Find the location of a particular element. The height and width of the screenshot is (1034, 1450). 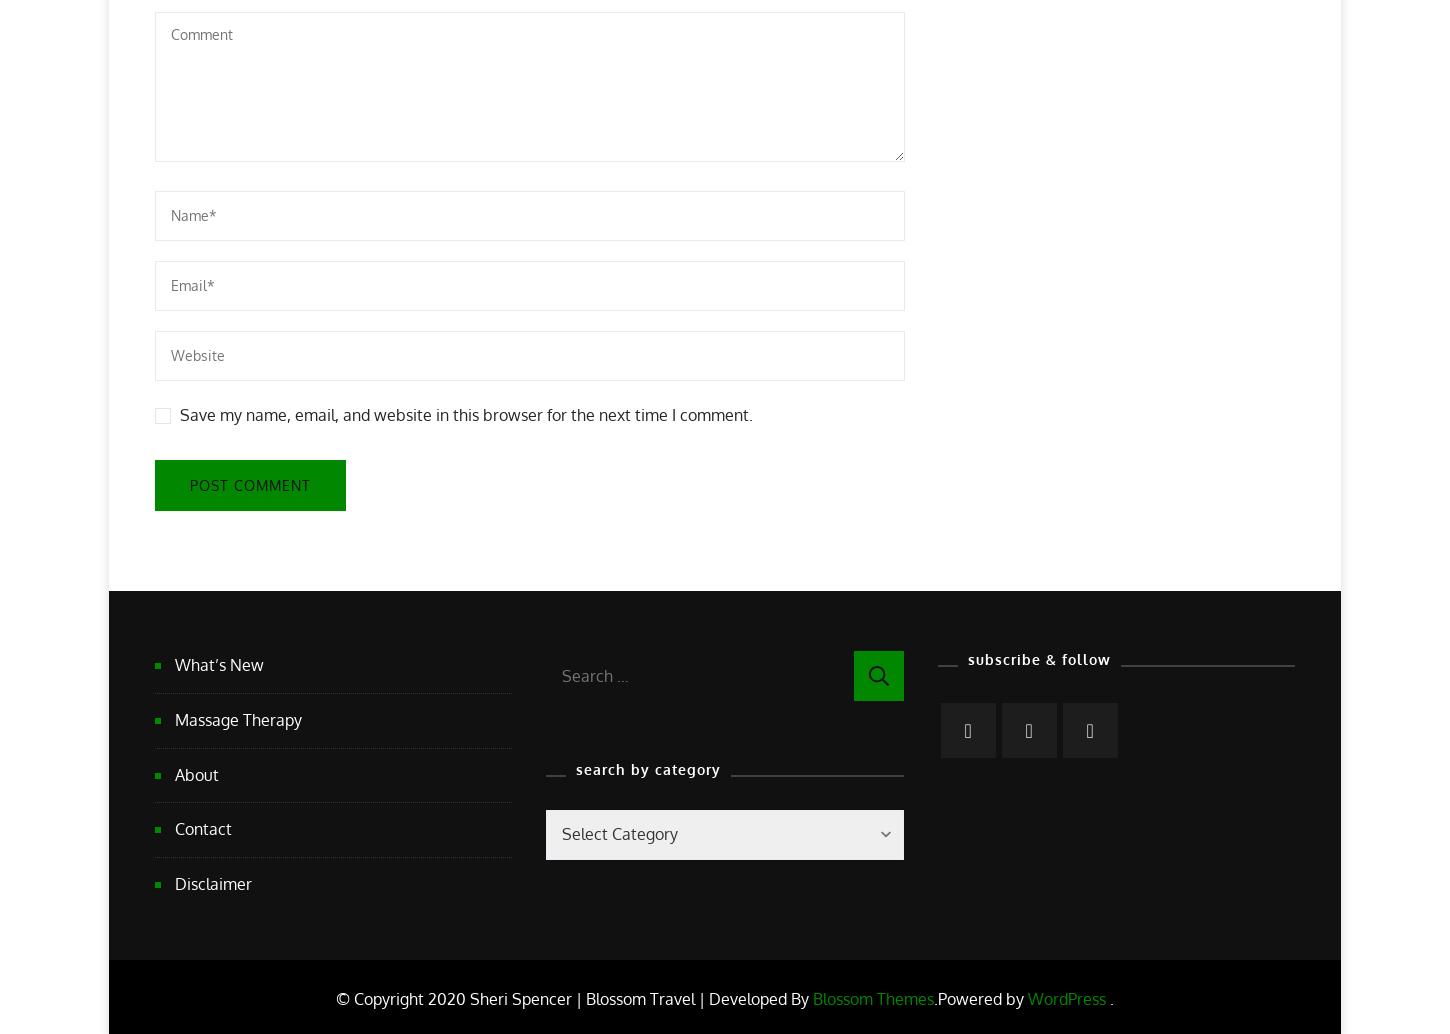

'Blossom Travel | Developed By' is located at coordinates (696, 997).